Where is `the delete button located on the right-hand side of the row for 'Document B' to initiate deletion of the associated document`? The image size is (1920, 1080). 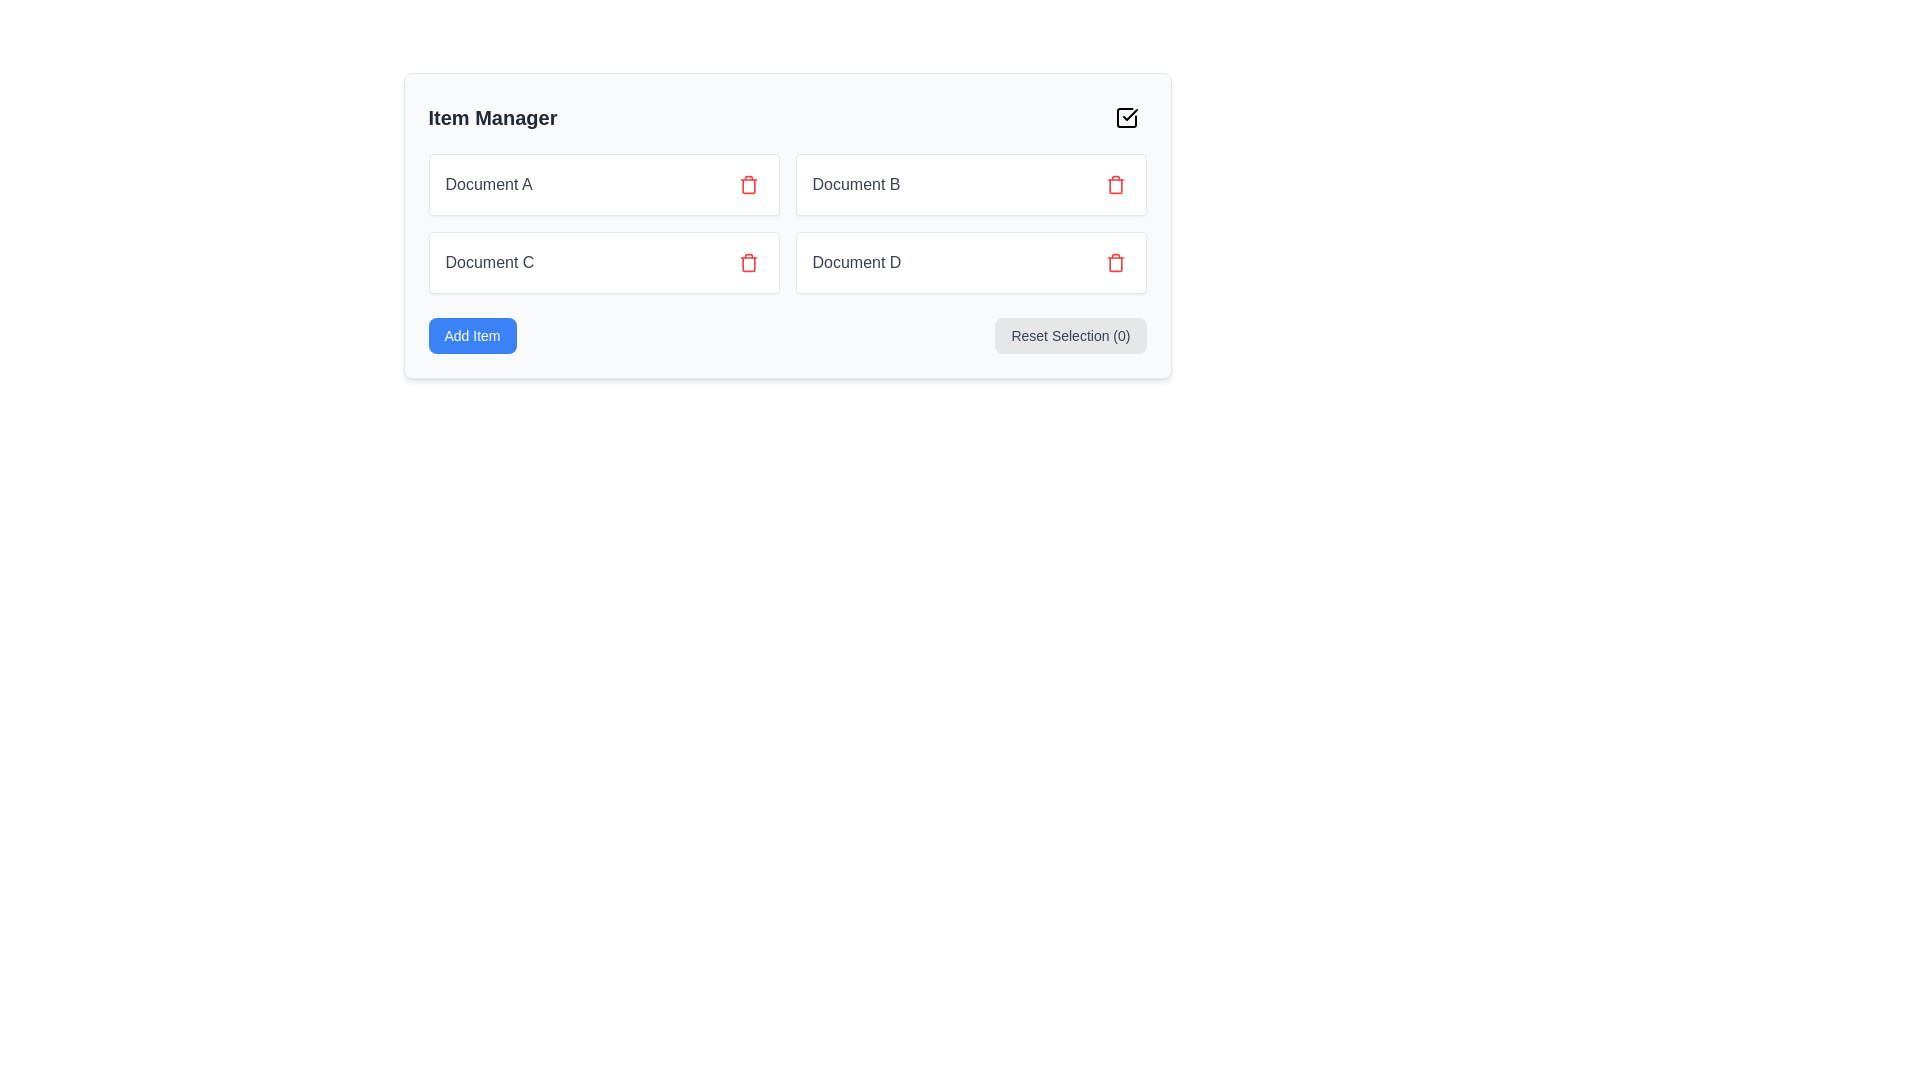 the delete button located on the right-hand side of the row for 'Document B' to initiate deletion of the associated document is located at coordinates (1114, 185).